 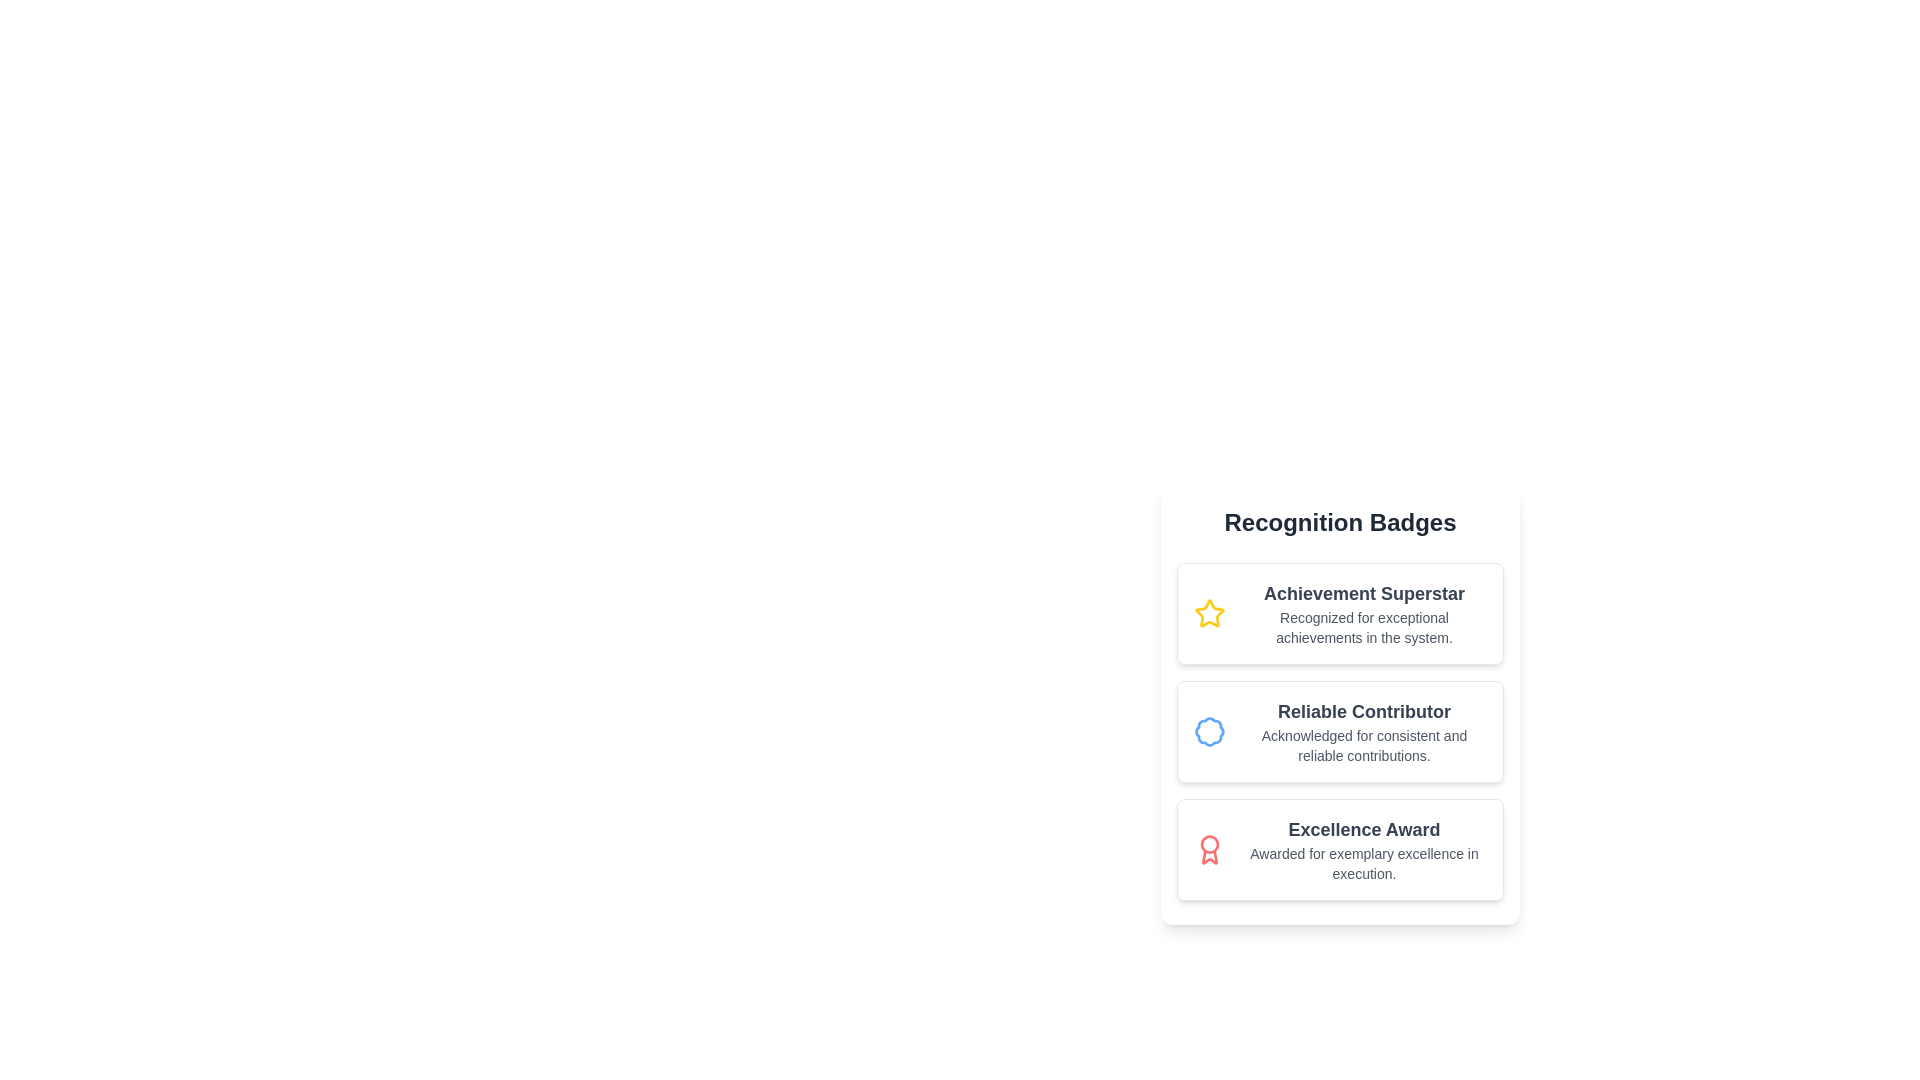 What do you see at coordinates (1363, 627) in the screenshot?
I see `the text label that reads 'Recognized for exceptional achievements in the system.' located below 'Achievement Superstar' in the top card of recognition badges` at bounding box center [1363, 627].